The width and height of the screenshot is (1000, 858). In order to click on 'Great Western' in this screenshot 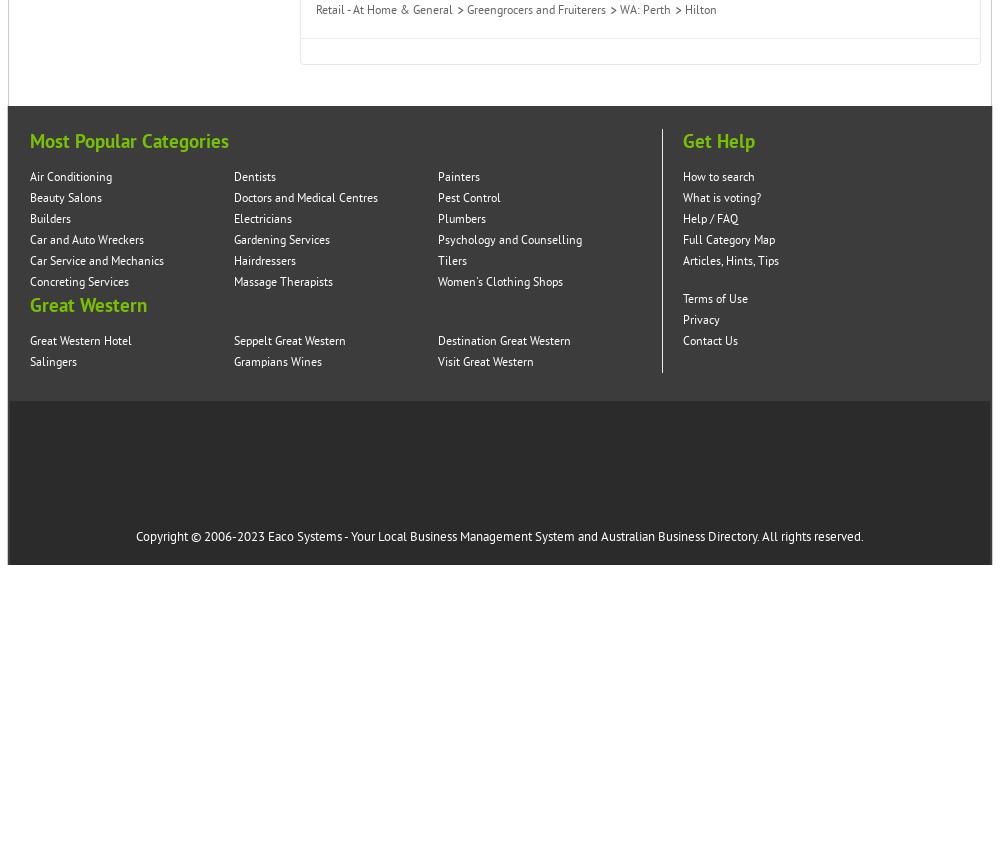, I will do `click(87, 305)`.